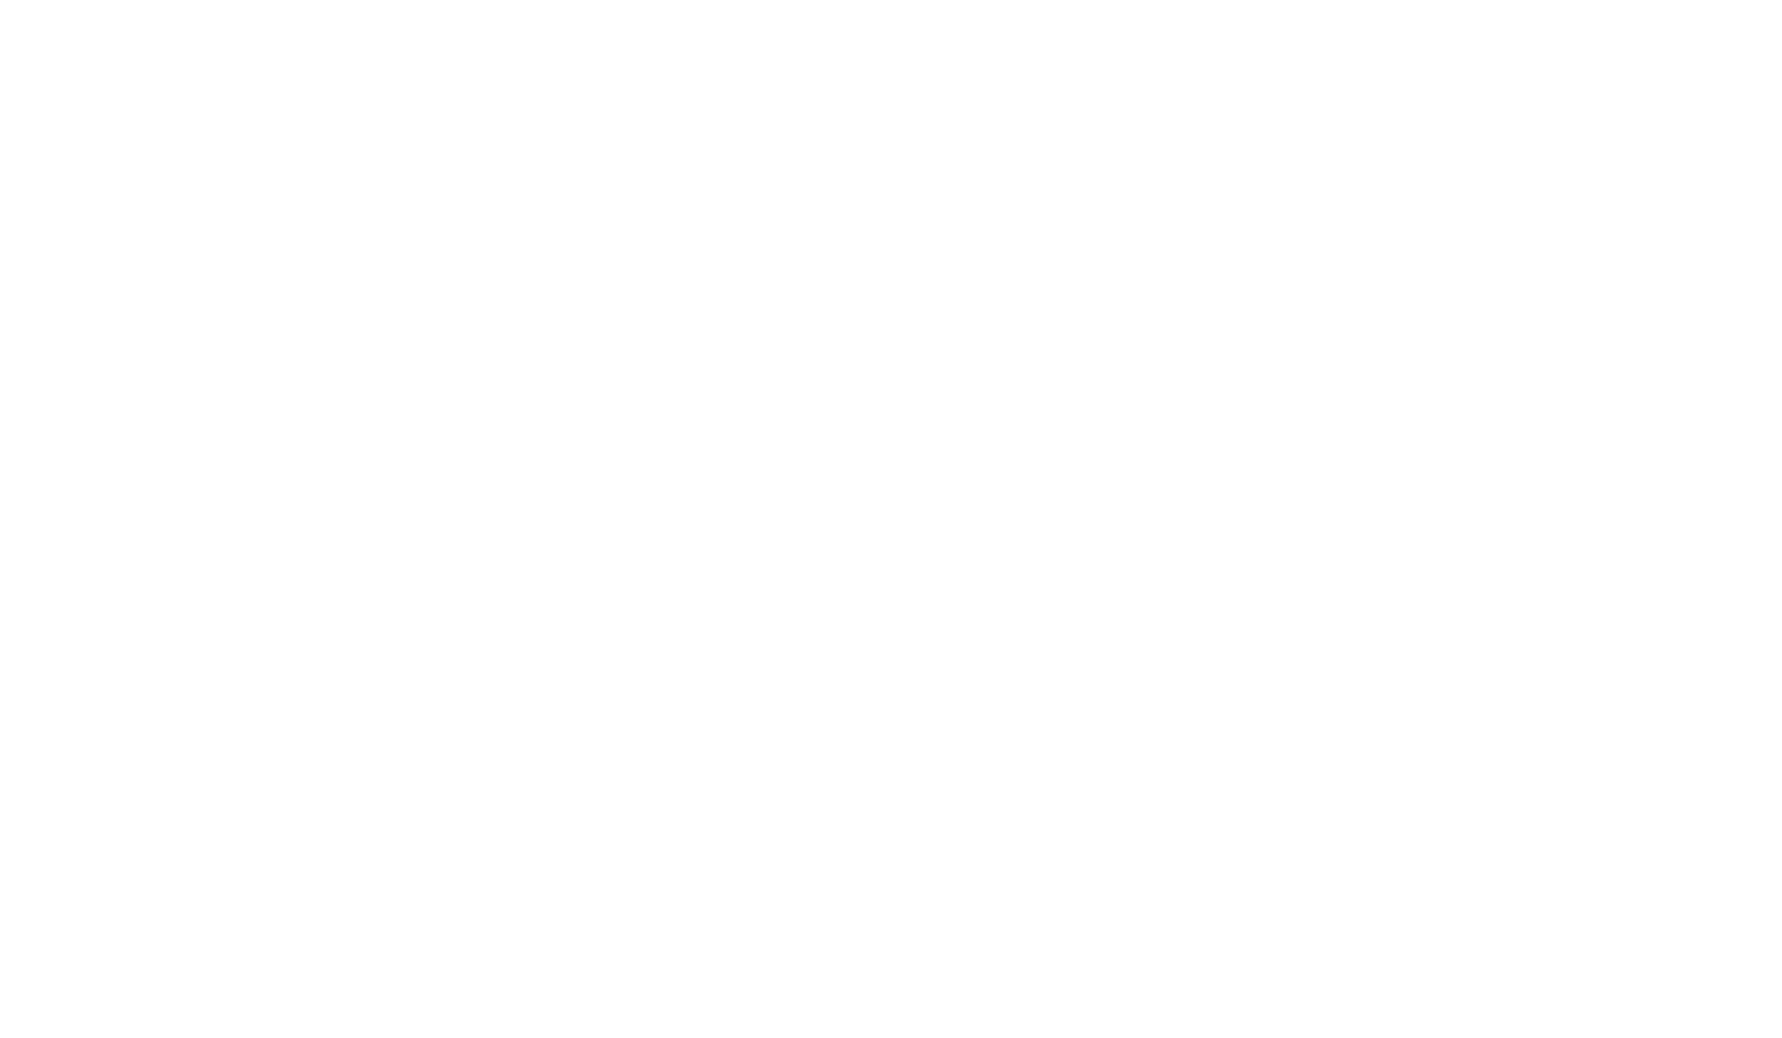  Describe the element at coordinates (756, 263) in the screenshot. I see `'Availability'` at that location.